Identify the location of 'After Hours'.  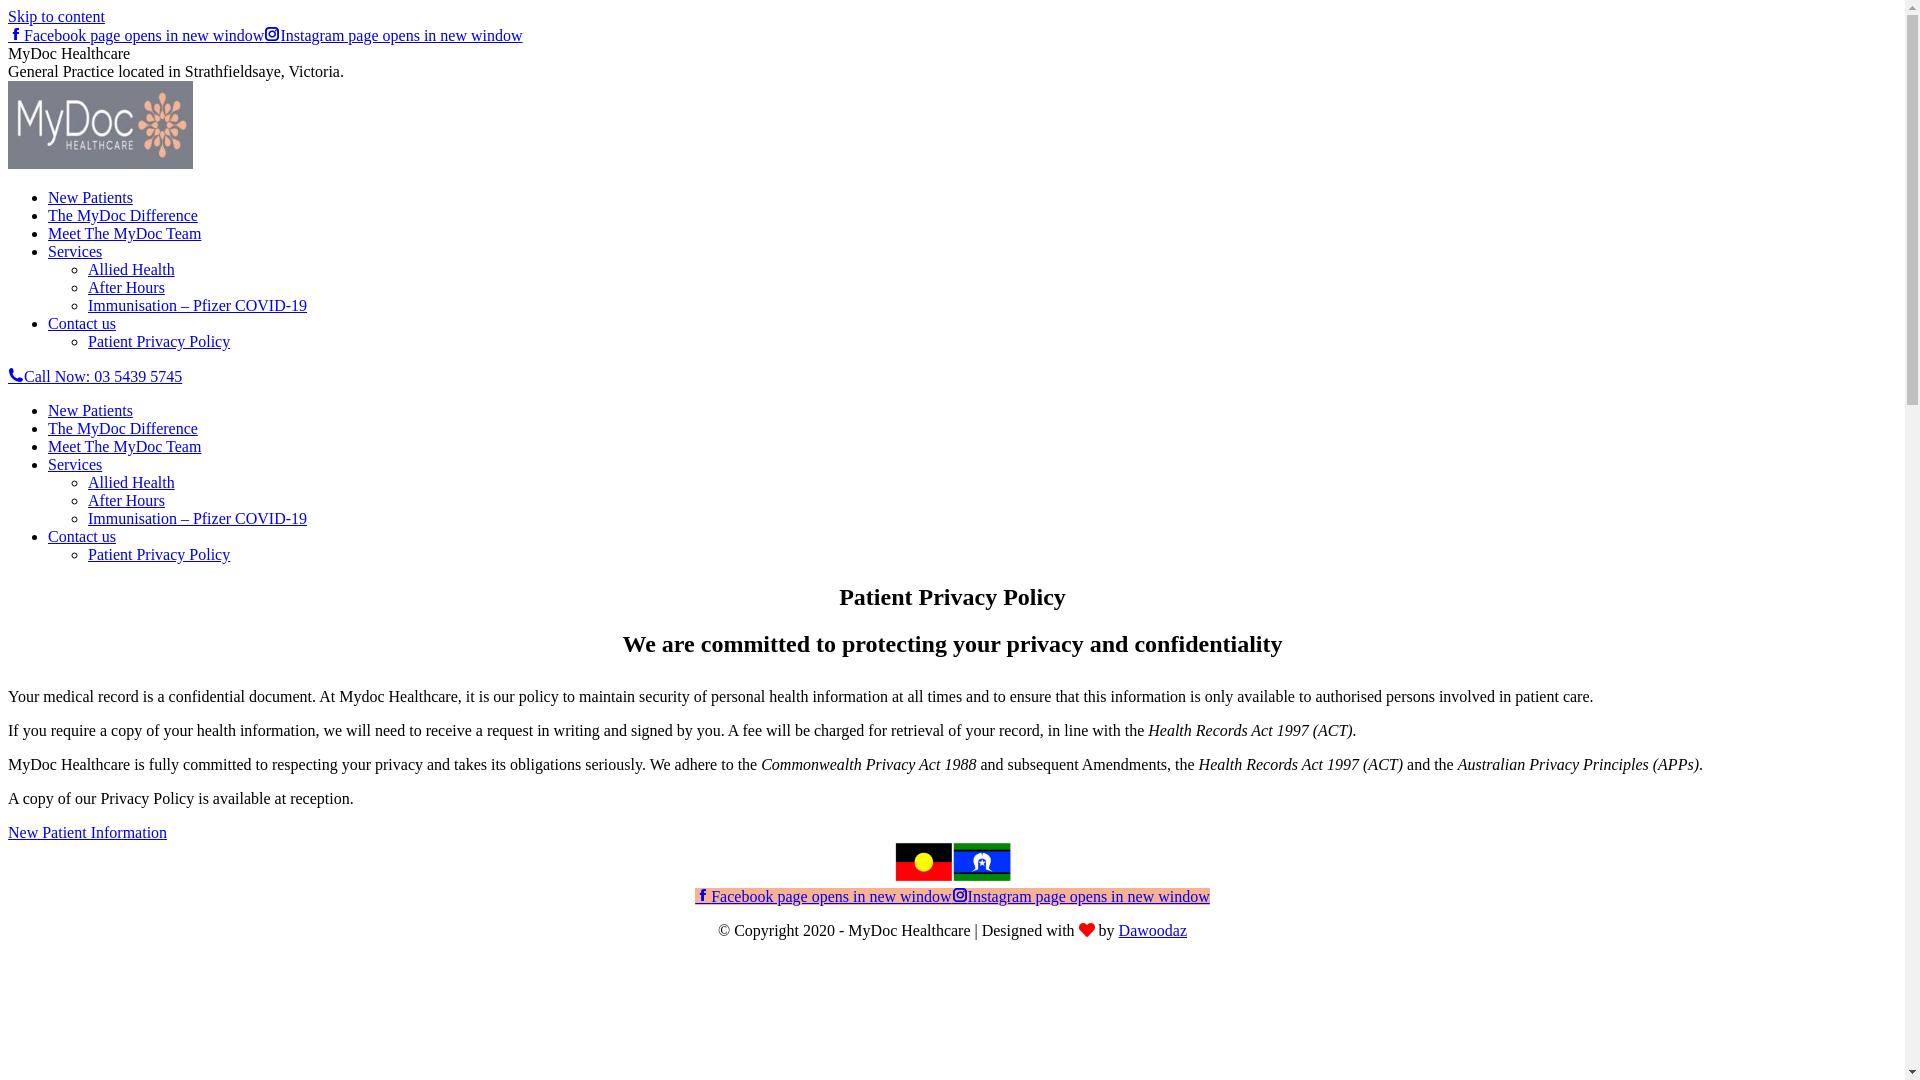
(125, 287).